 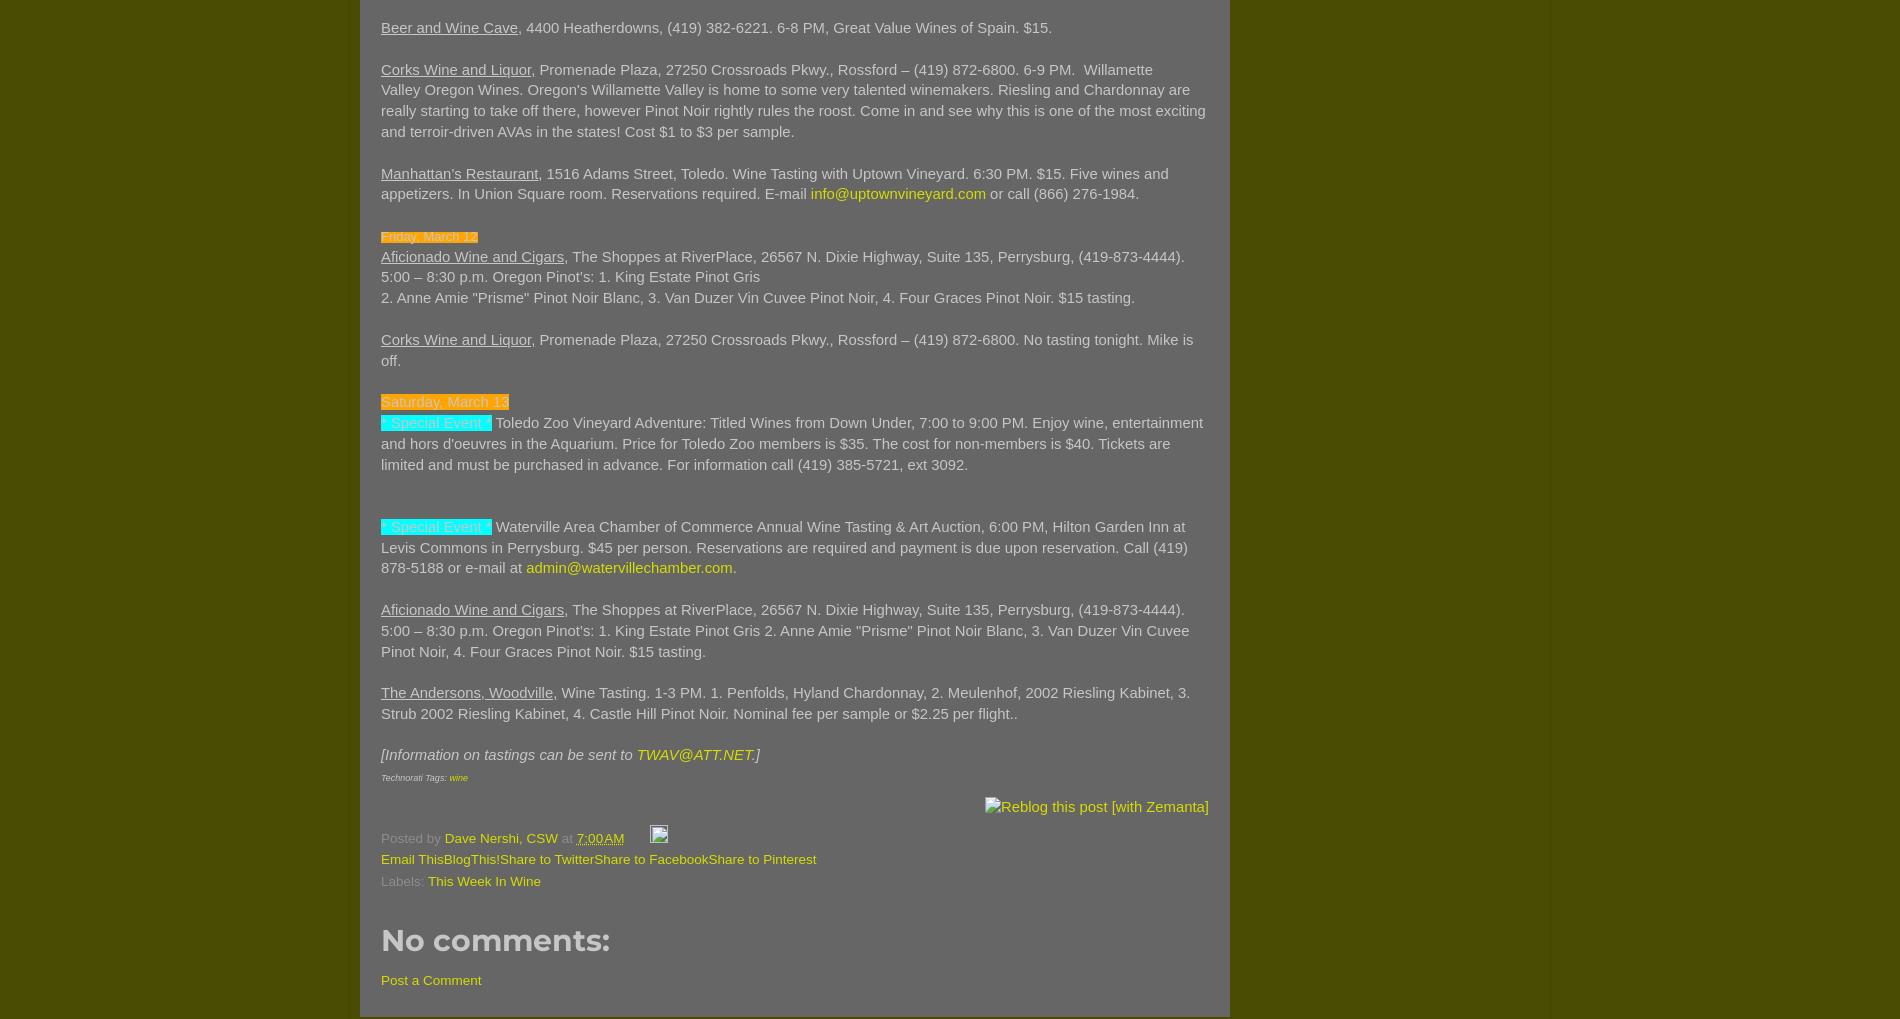 What do you see at coordinates (782, 546) in the screenshot?
I see `'Waterville Area Chamber of Commerce Annual Wine Tasting & Art Auction, 6:00 PM, Hilton Garden Inn at Levis Commons in Perrysburg. $45 per person. Reservations are required and payment is due upon reservation. Call (419) 878-5188 or e-mail at'` at bounding box center [782, 546].